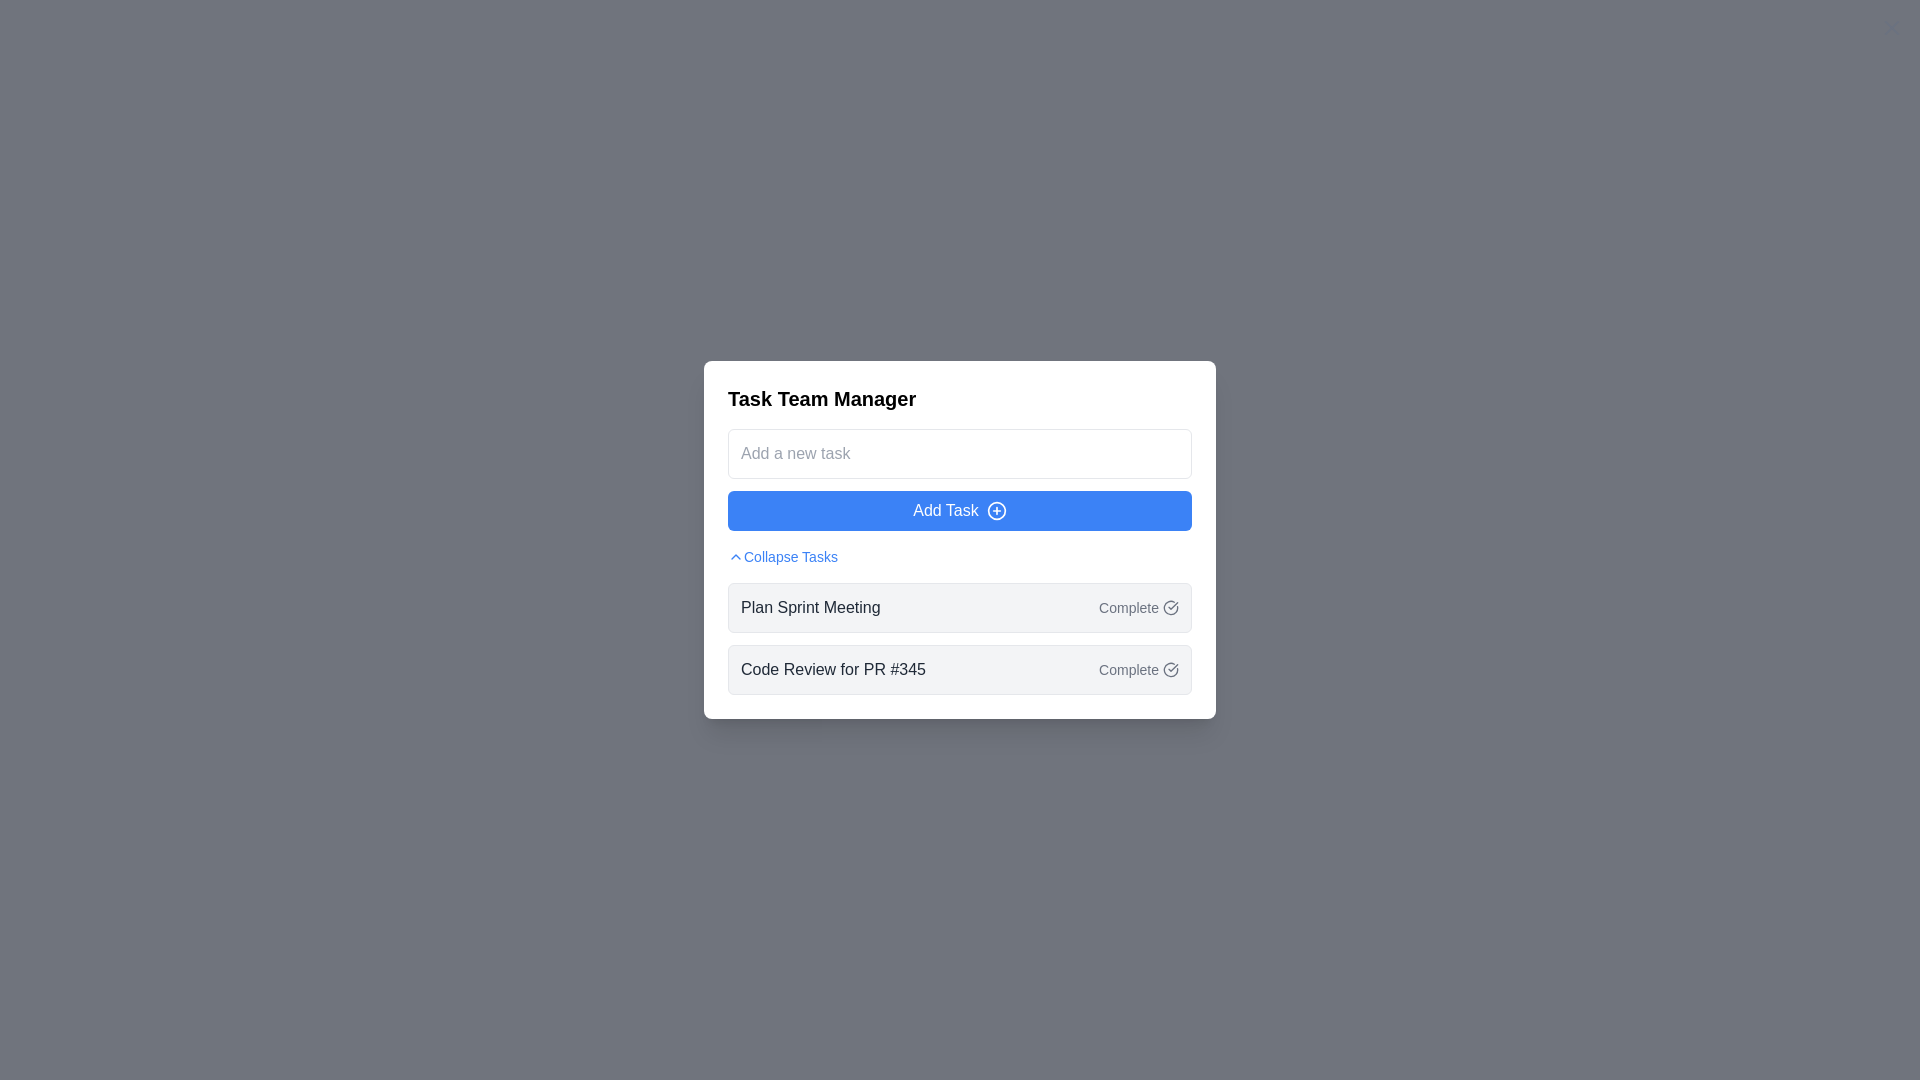 This screenshot has height=1080, width=1920. What do you see at coordinates (1171, 607) in the screenshot?
I see `the SVG icon button styled as a checkmark inside a circle located in the second row of the task list labeled 'Plan Sprint Meeting'` at bounding box center [1171, 607].